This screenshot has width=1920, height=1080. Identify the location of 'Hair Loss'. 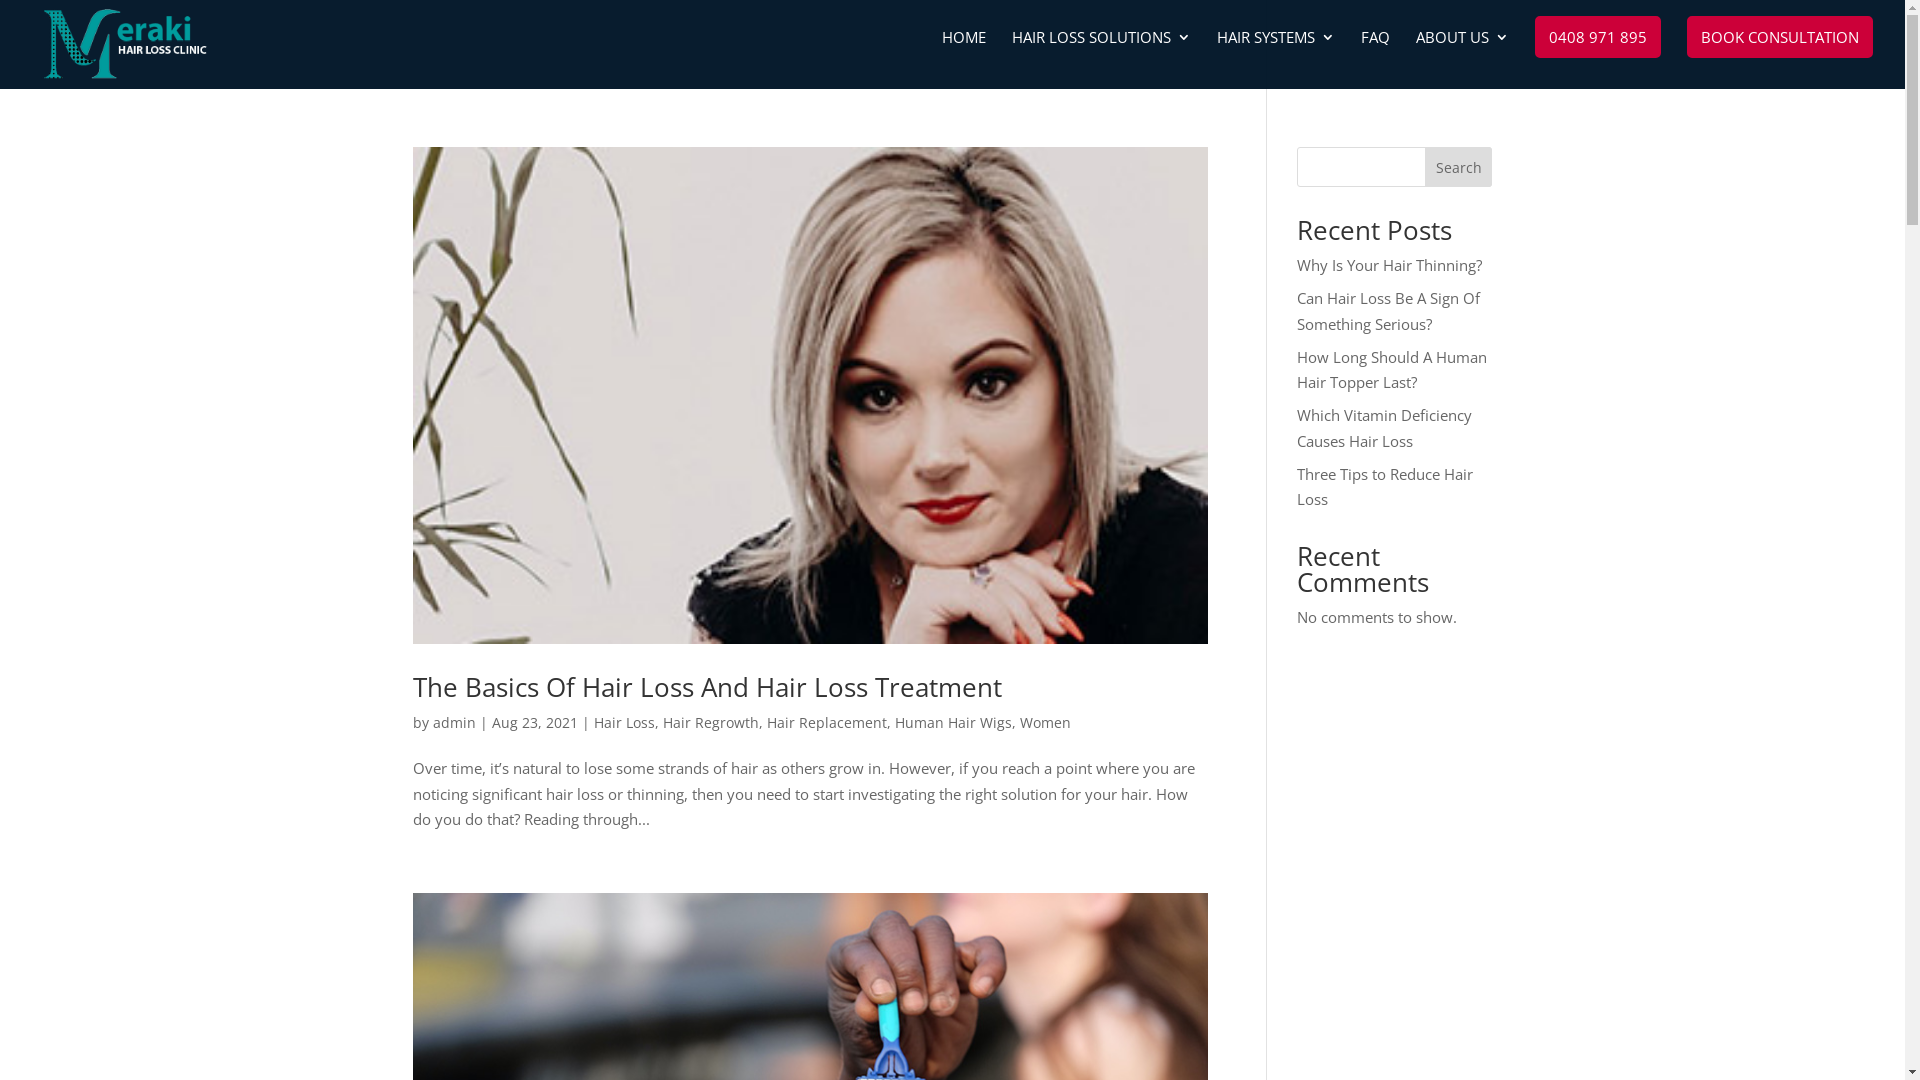
(623, 722).